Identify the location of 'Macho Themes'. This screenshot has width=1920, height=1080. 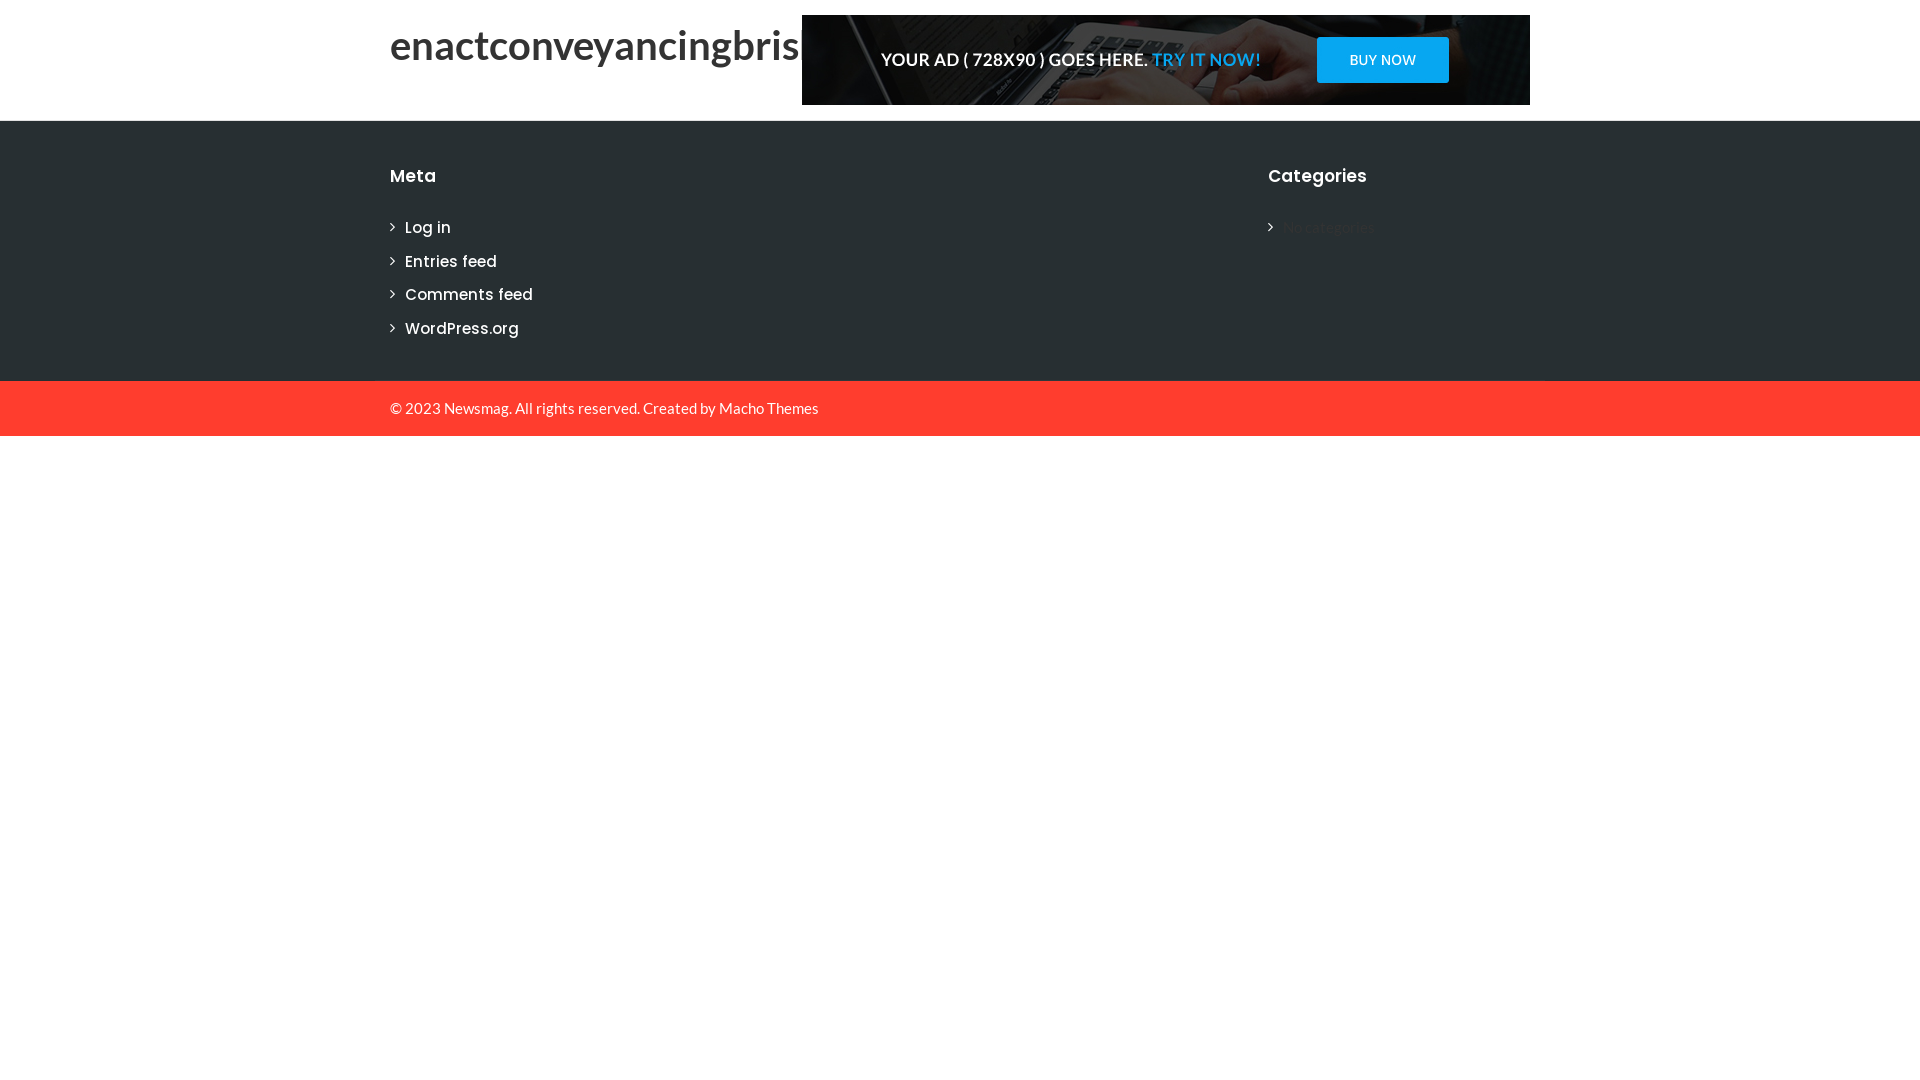
(767, 407).